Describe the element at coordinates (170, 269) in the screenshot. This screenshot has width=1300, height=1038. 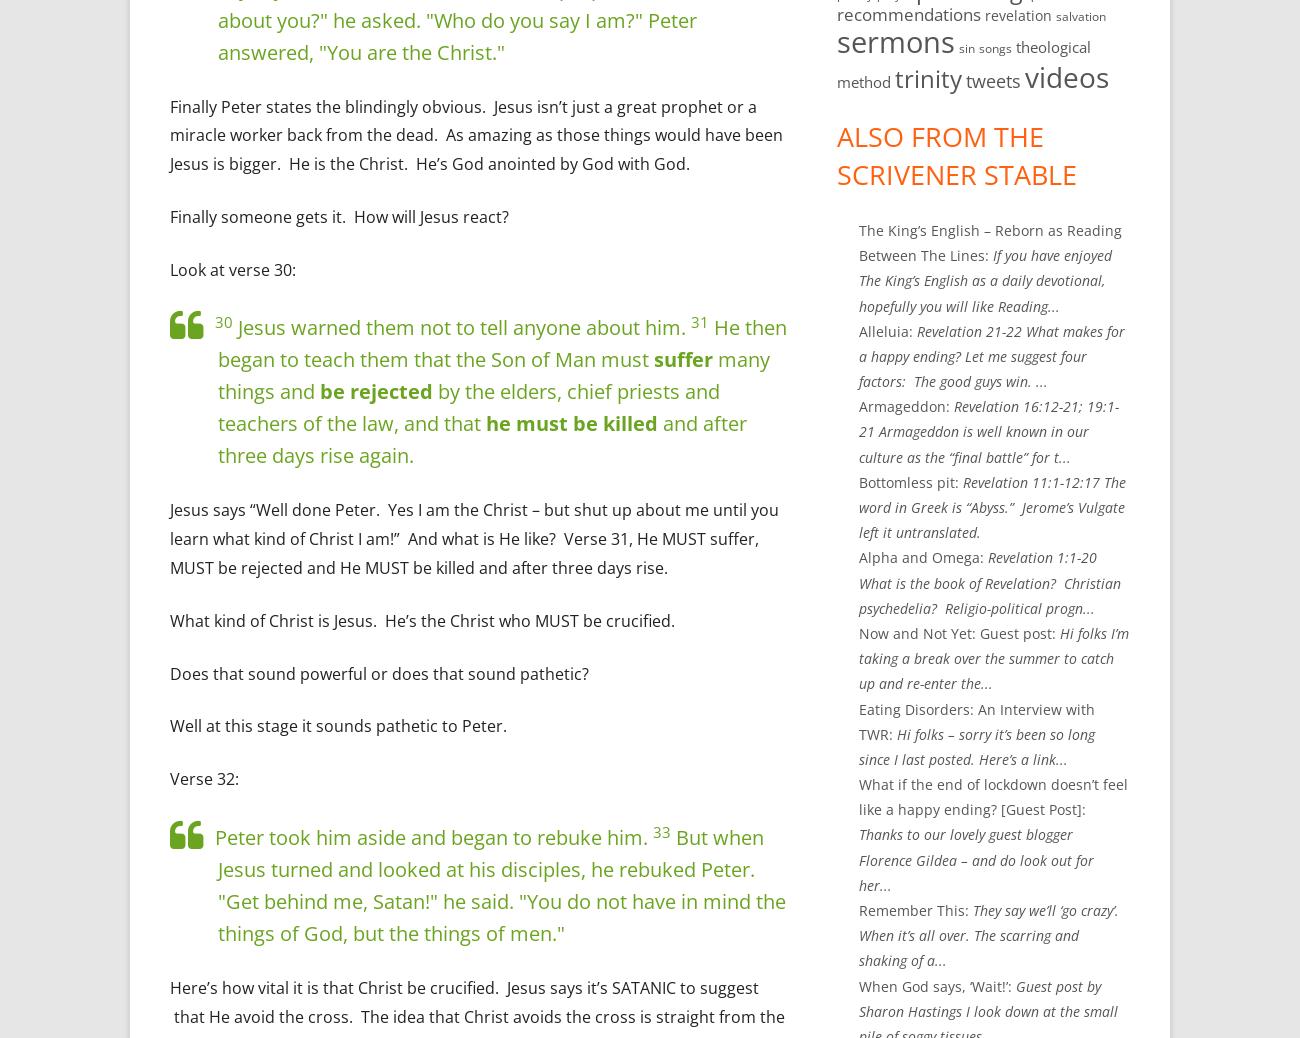
I see `'Look at verse 30:'` at that location.